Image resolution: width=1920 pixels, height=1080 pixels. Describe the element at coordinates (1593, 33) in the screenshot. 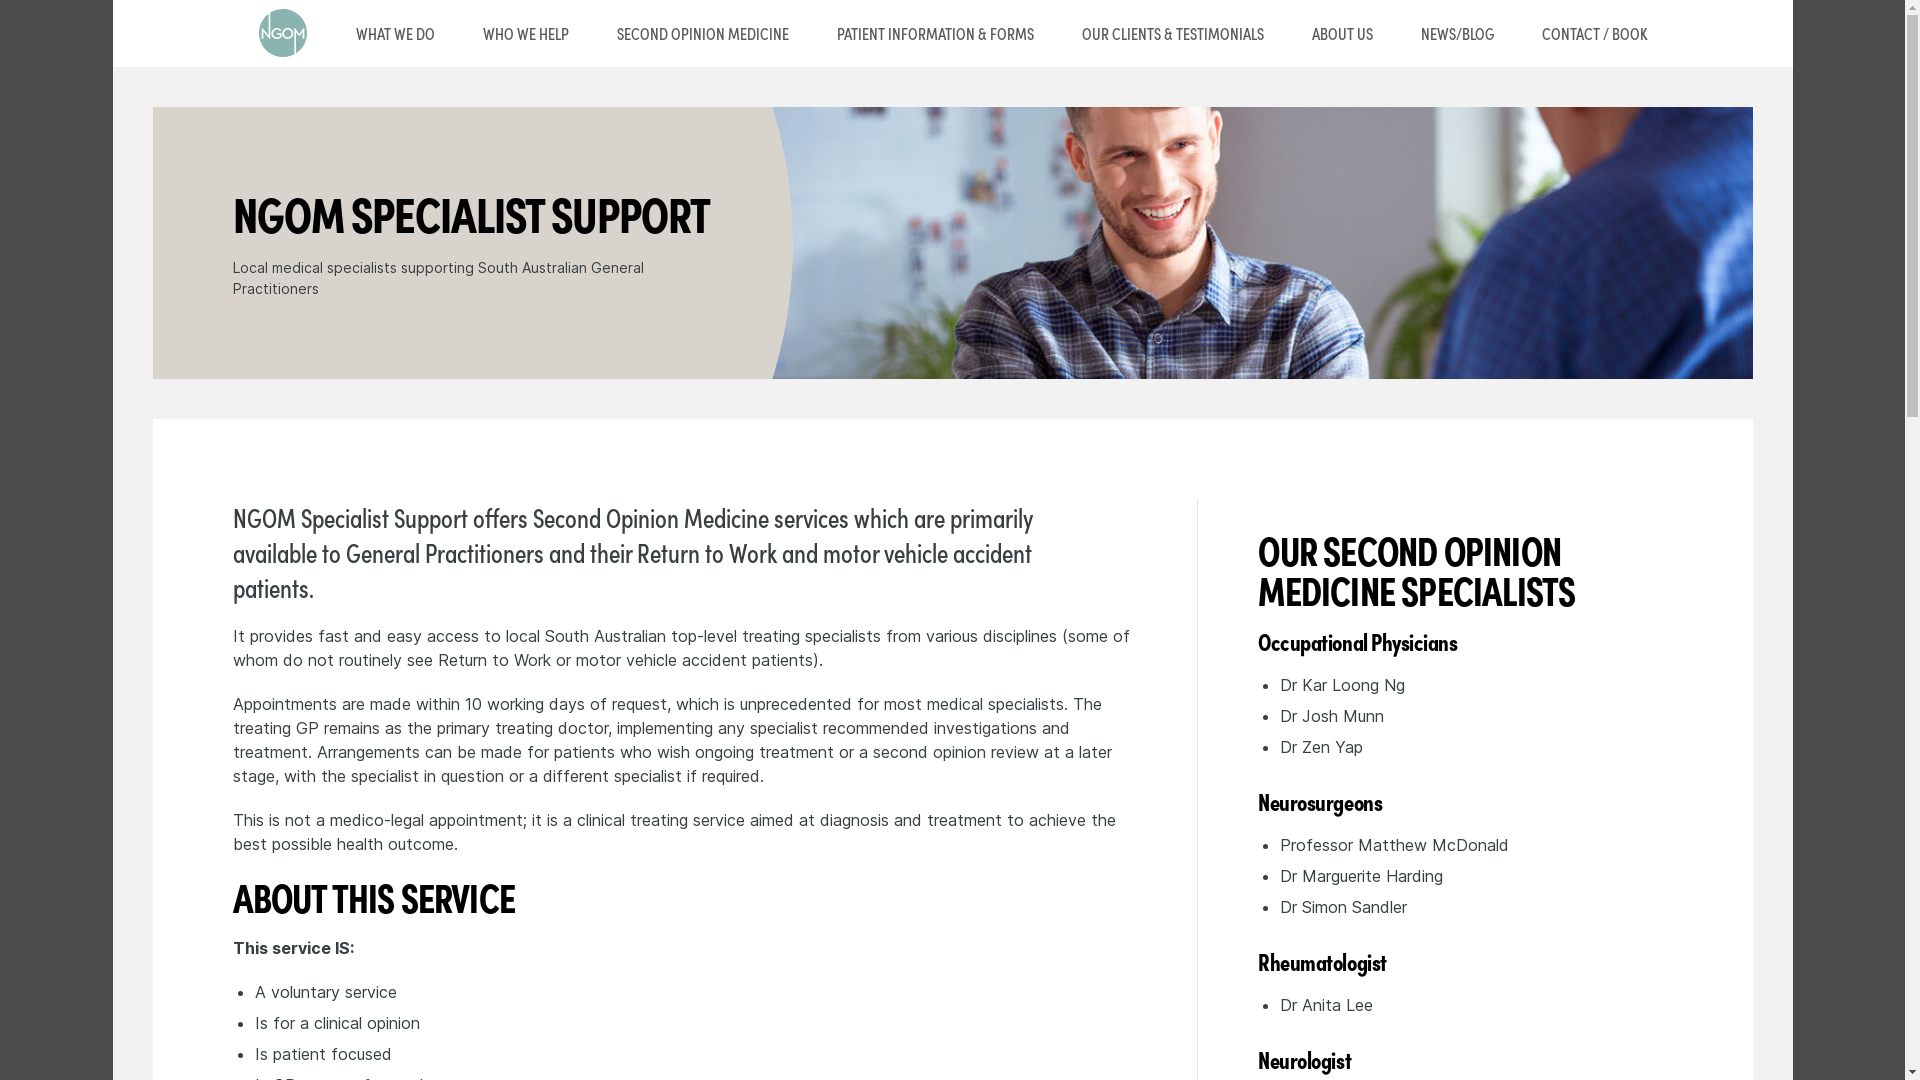

I see `'CONTACT / BOOK'` at that location.